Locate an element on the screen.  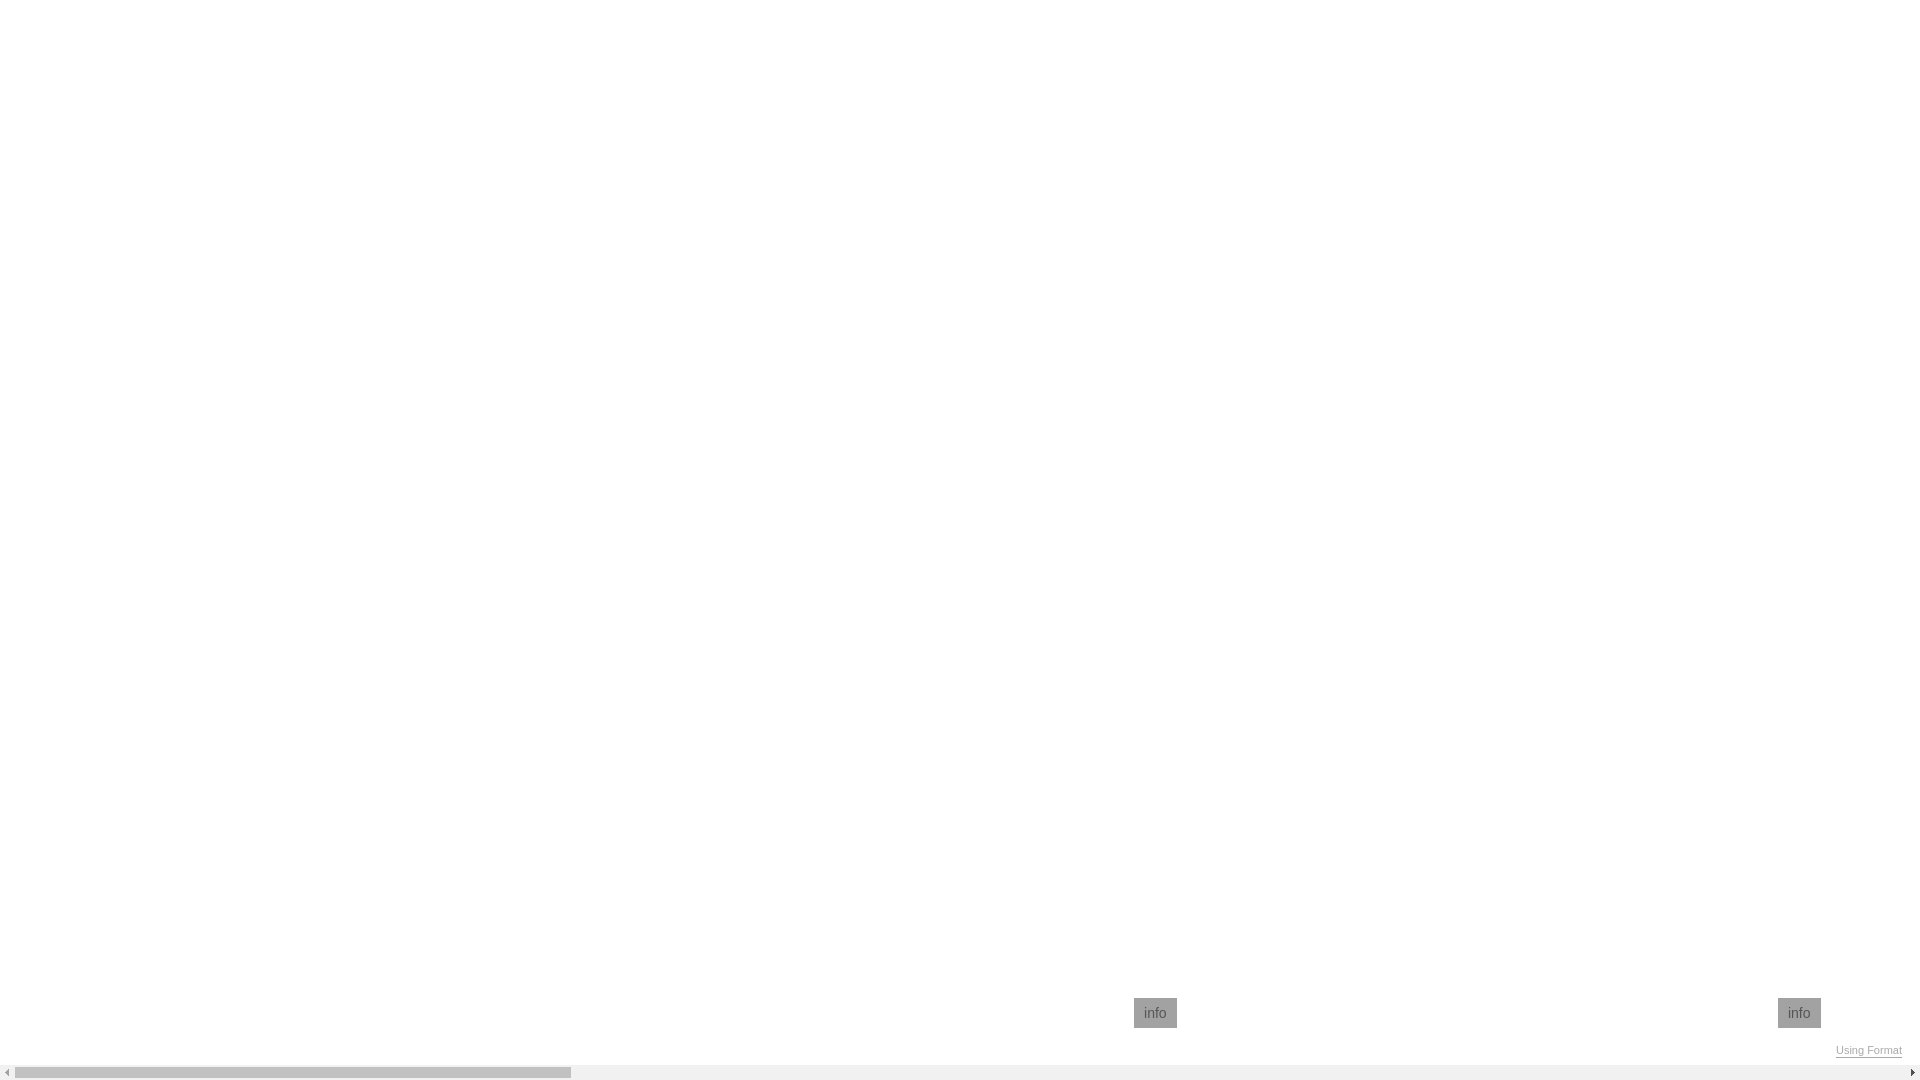
'Using Format' is located at coordinates (1867, 1049).